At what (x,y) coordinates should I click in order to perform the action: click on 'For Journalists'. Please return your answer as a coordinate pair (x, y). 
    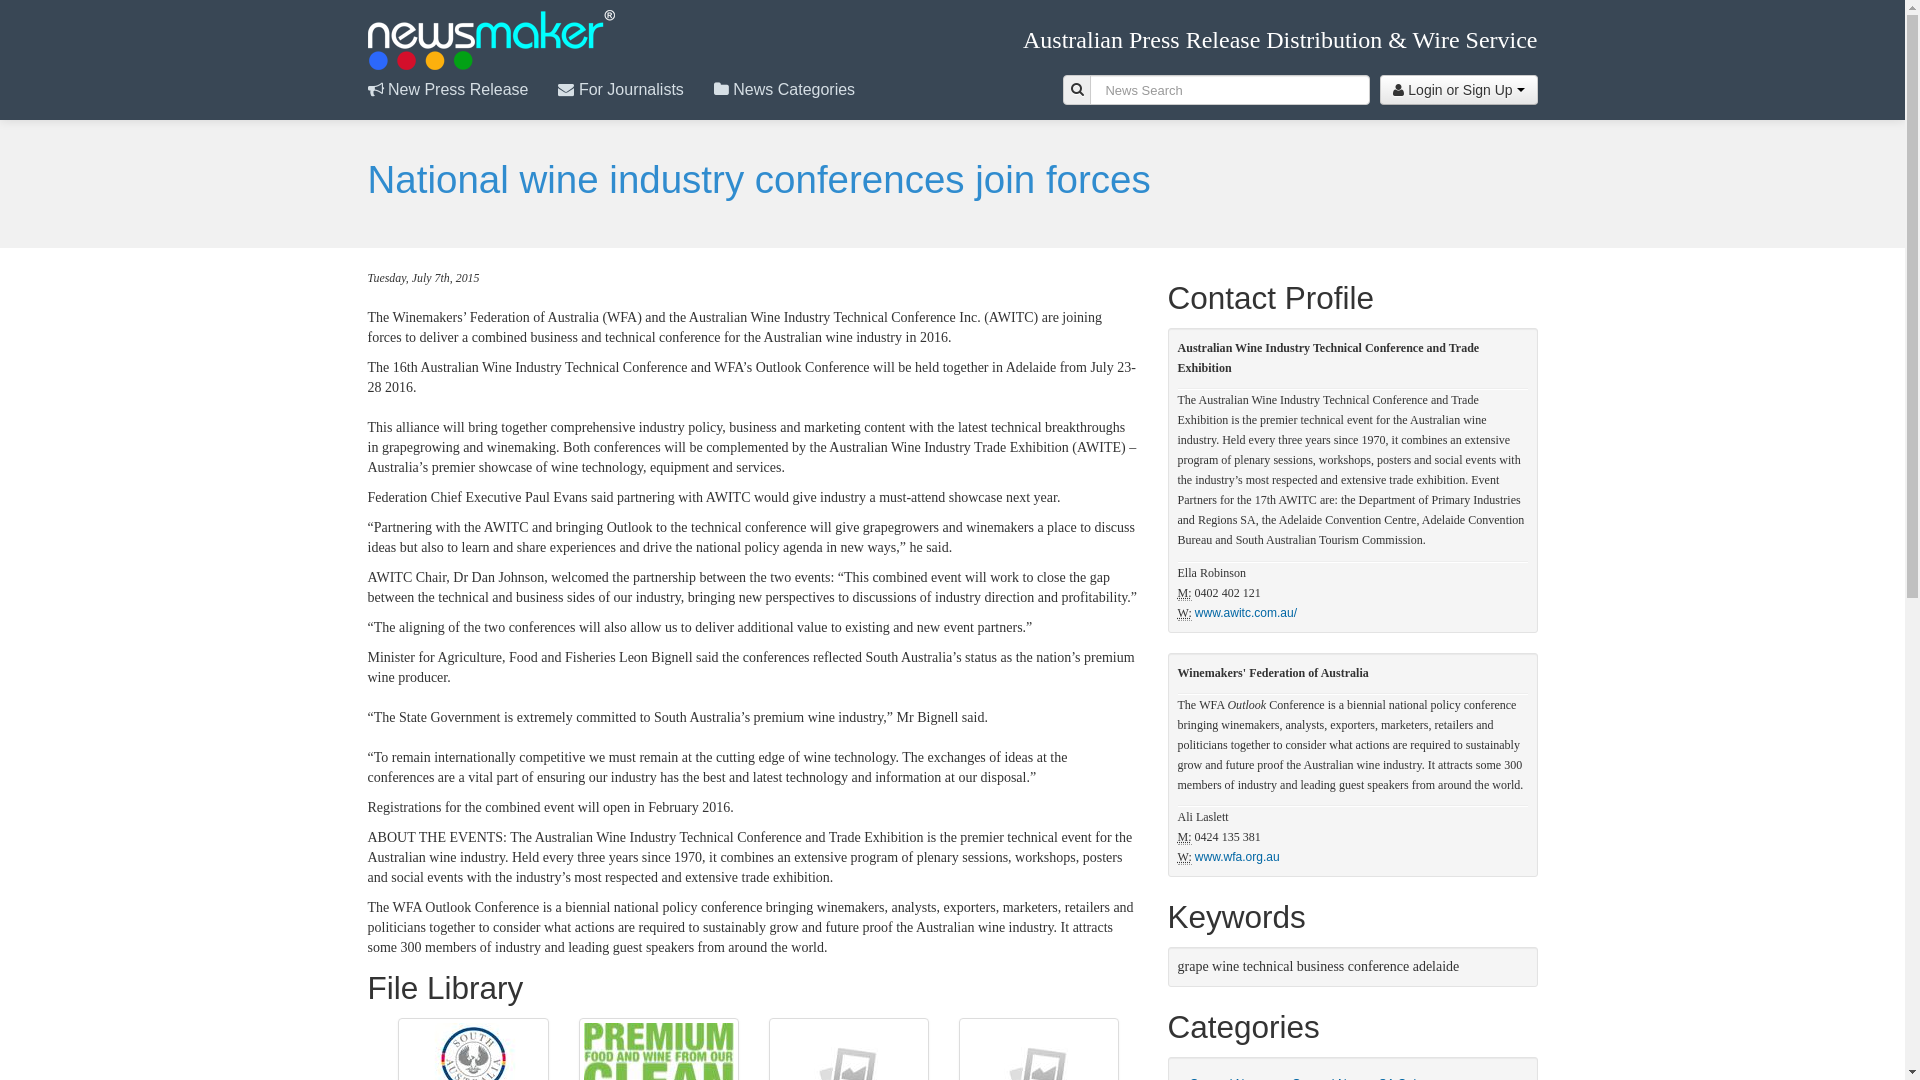
    Looking at the image, I should click on (634, 88).